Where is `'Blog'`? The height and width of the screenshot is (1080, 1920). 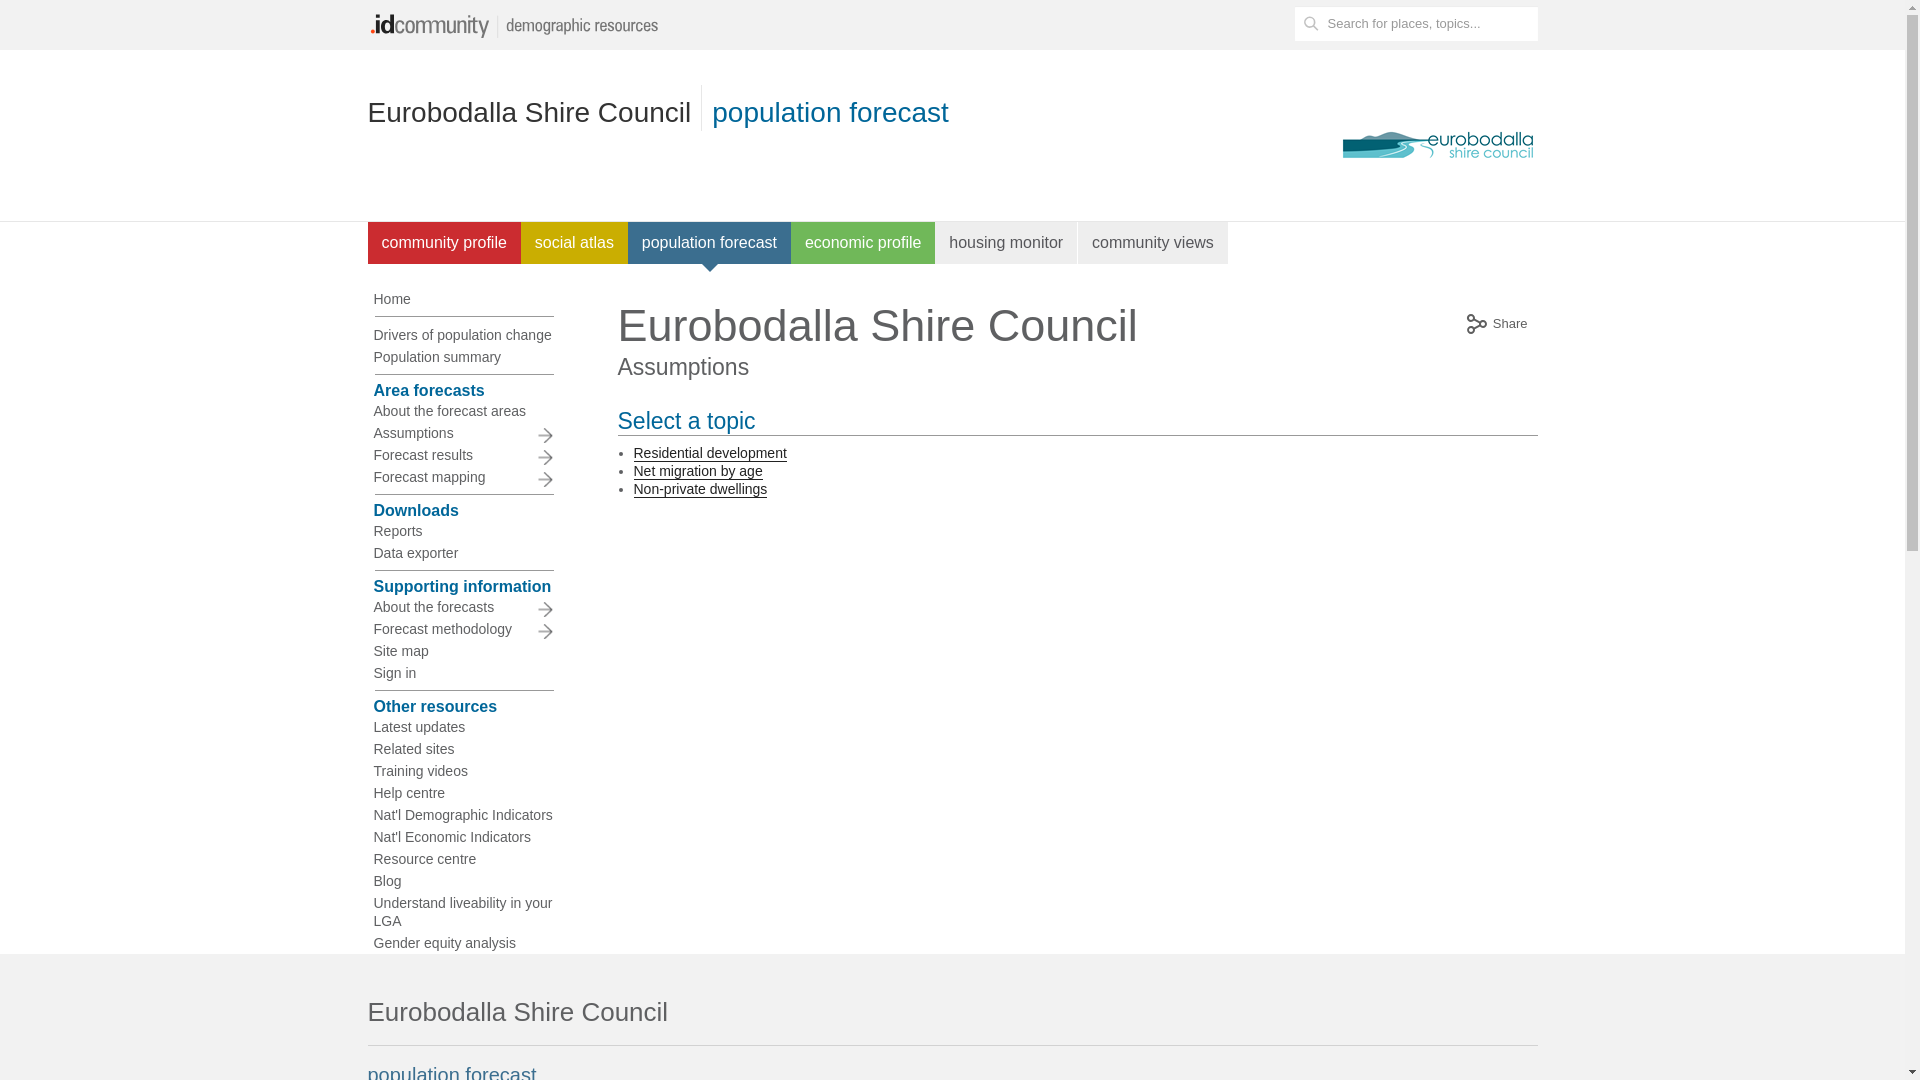
'Blog' is located at coordinates (461, 879).